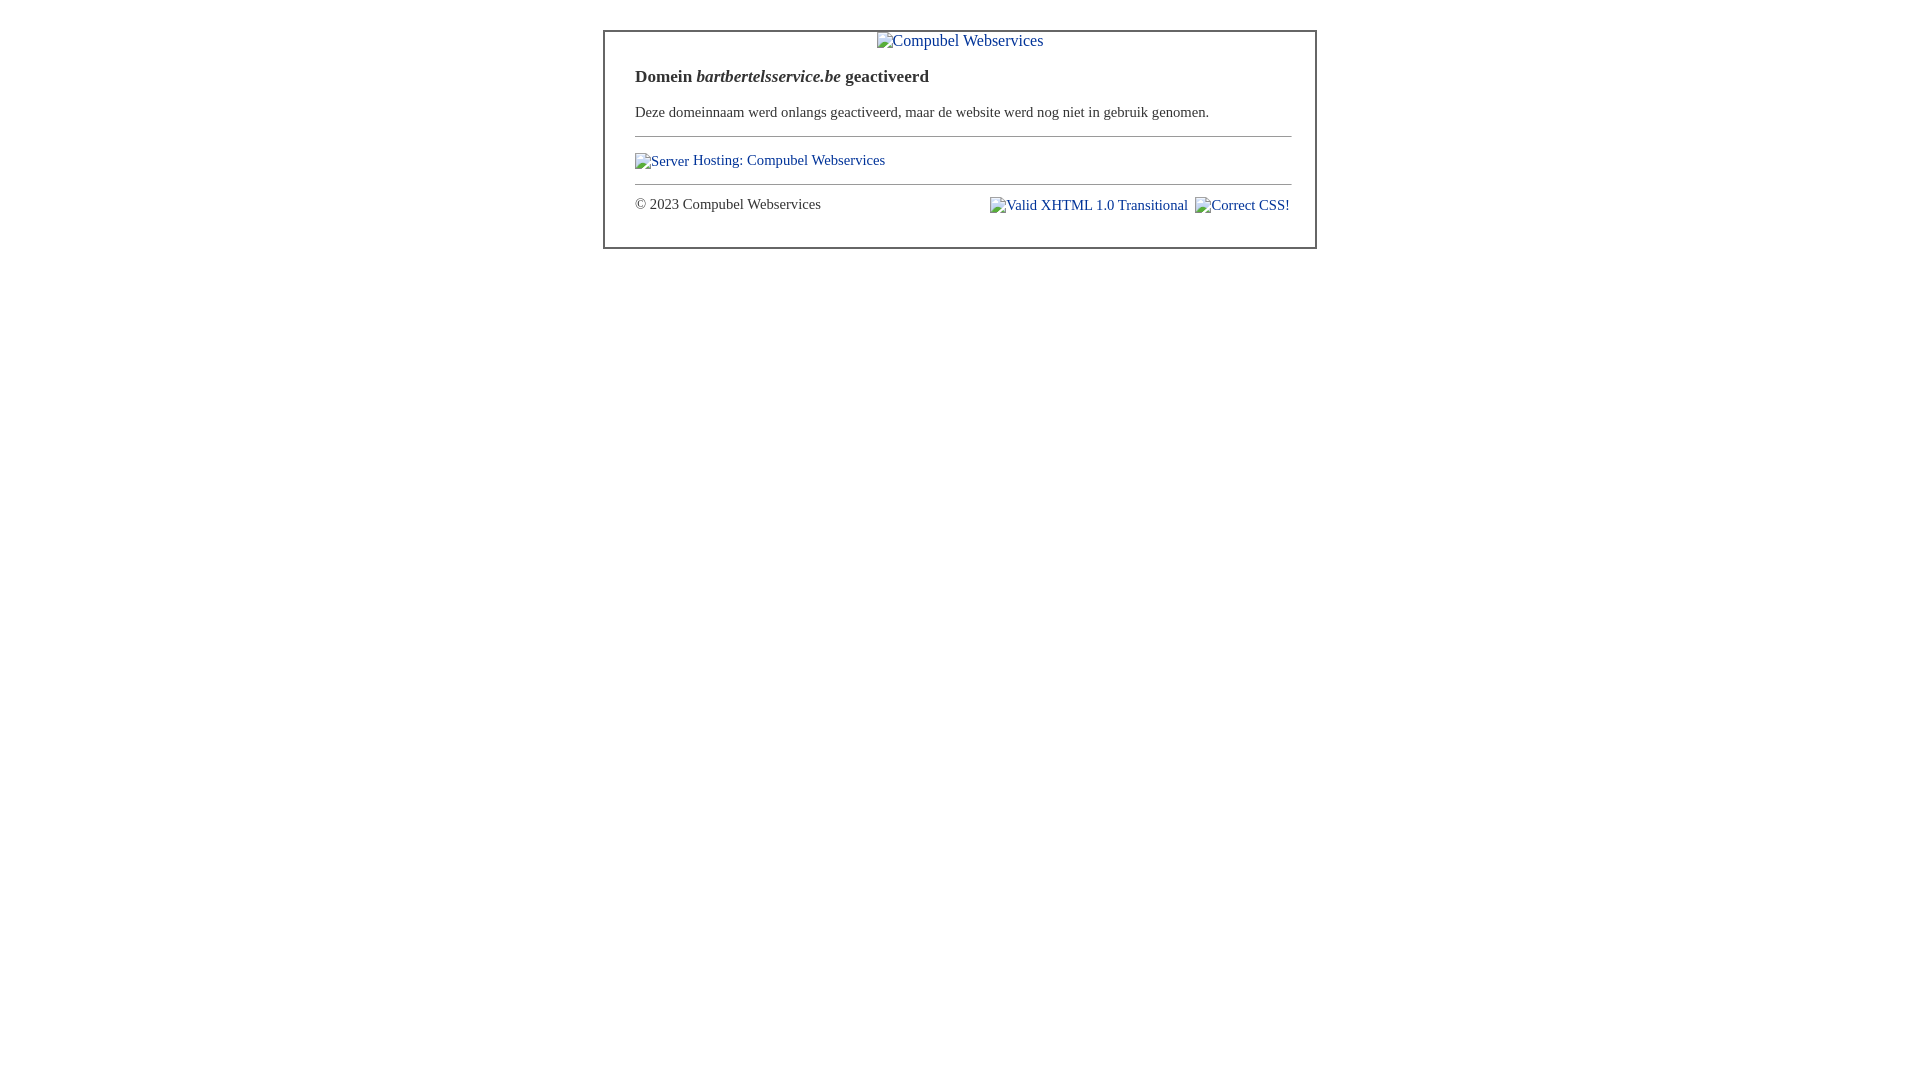  What do you see at coordinates (787, 158) in the screenshot?
I see `'Hosting: Compubel Webservices'` at bounding box center [787, 158].